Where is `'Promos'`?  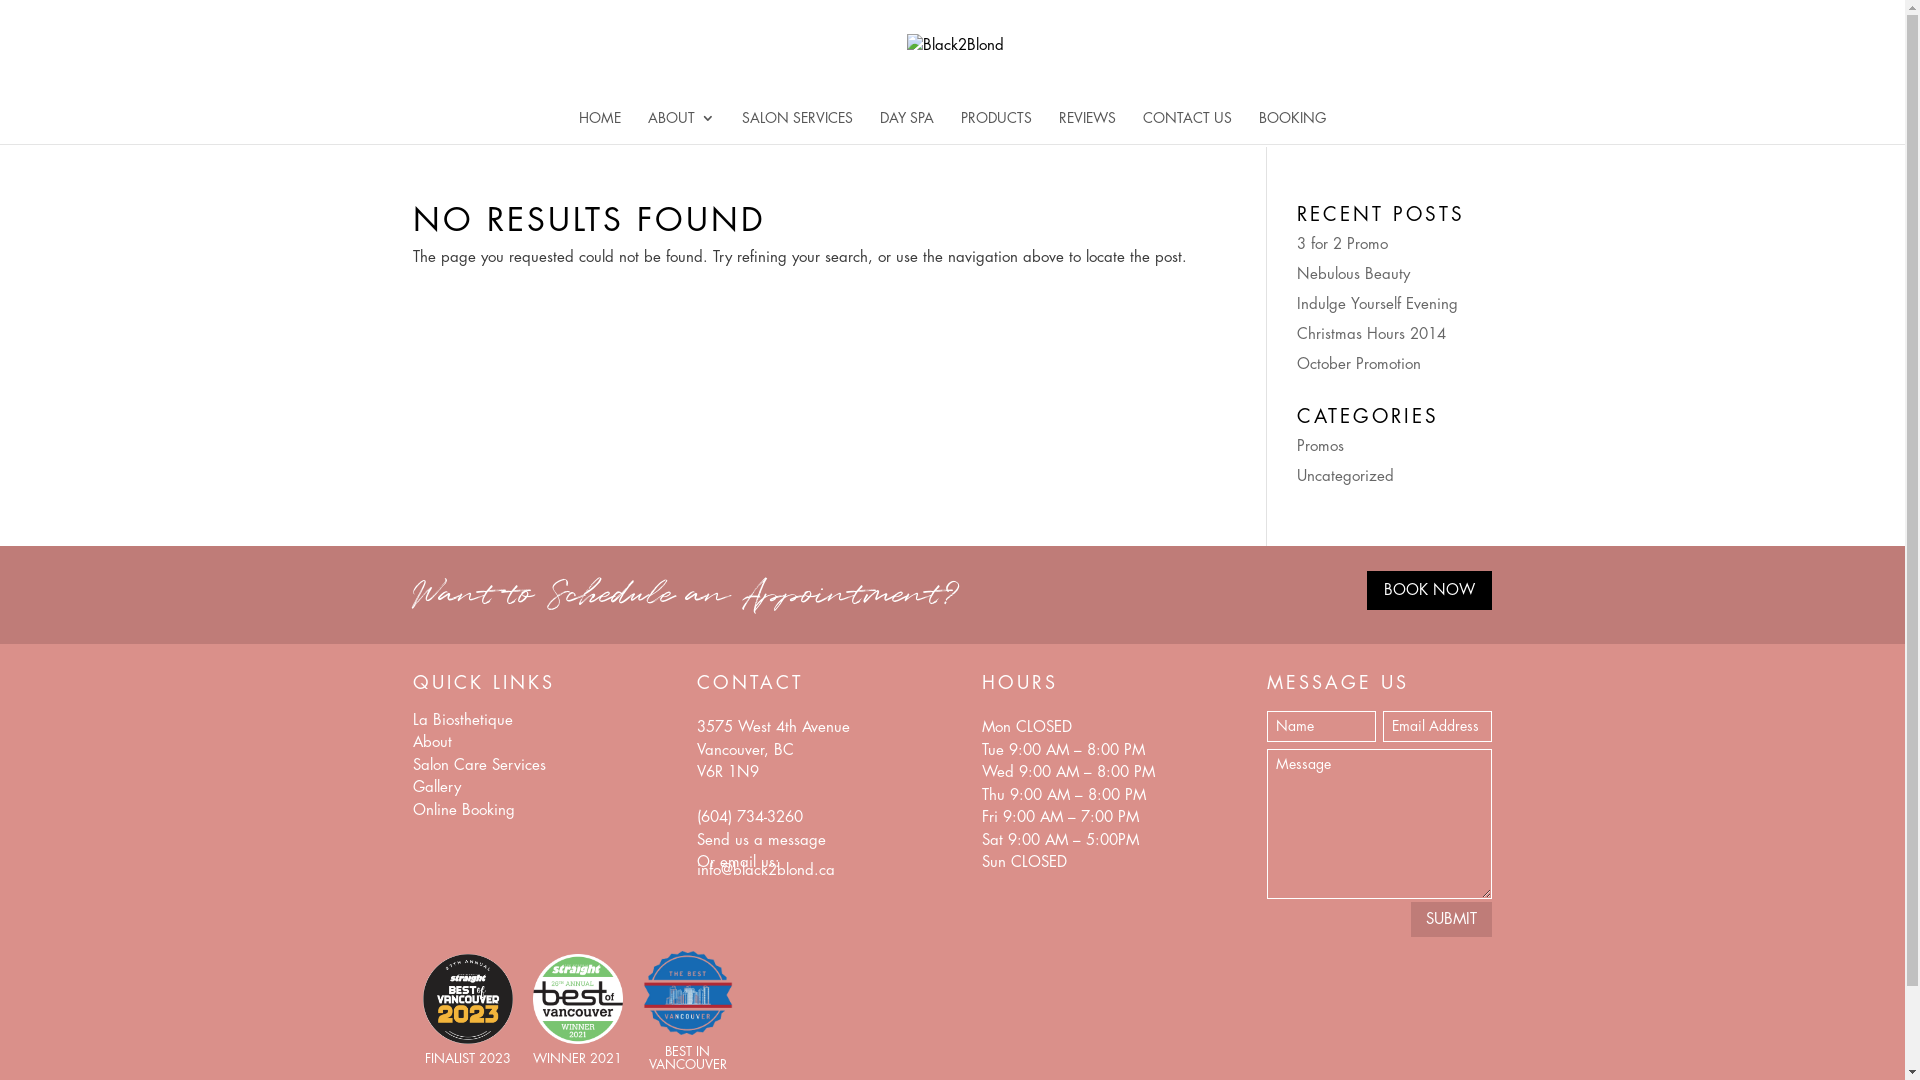
'Promos' is located at coordinates (1296, 444).